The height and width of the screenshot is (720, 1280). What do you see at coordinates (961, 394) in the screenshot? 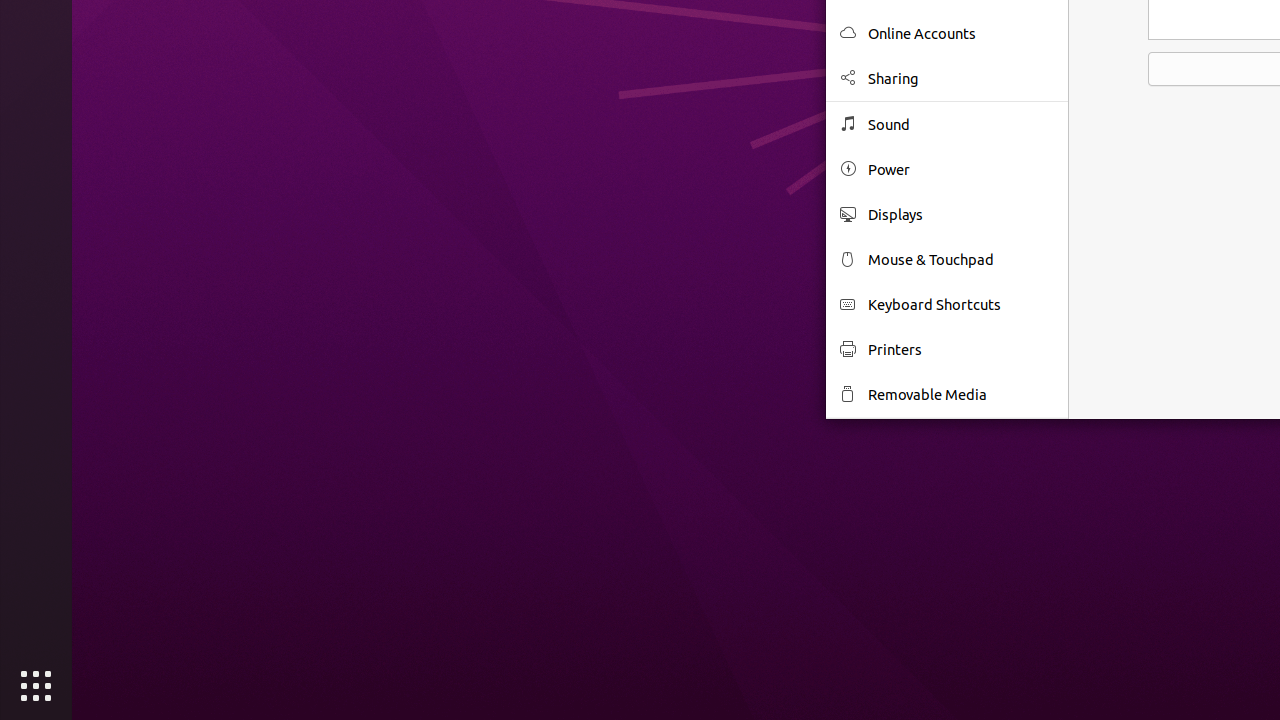
I see `'Removable Media'` at bounding box center [961, 394].